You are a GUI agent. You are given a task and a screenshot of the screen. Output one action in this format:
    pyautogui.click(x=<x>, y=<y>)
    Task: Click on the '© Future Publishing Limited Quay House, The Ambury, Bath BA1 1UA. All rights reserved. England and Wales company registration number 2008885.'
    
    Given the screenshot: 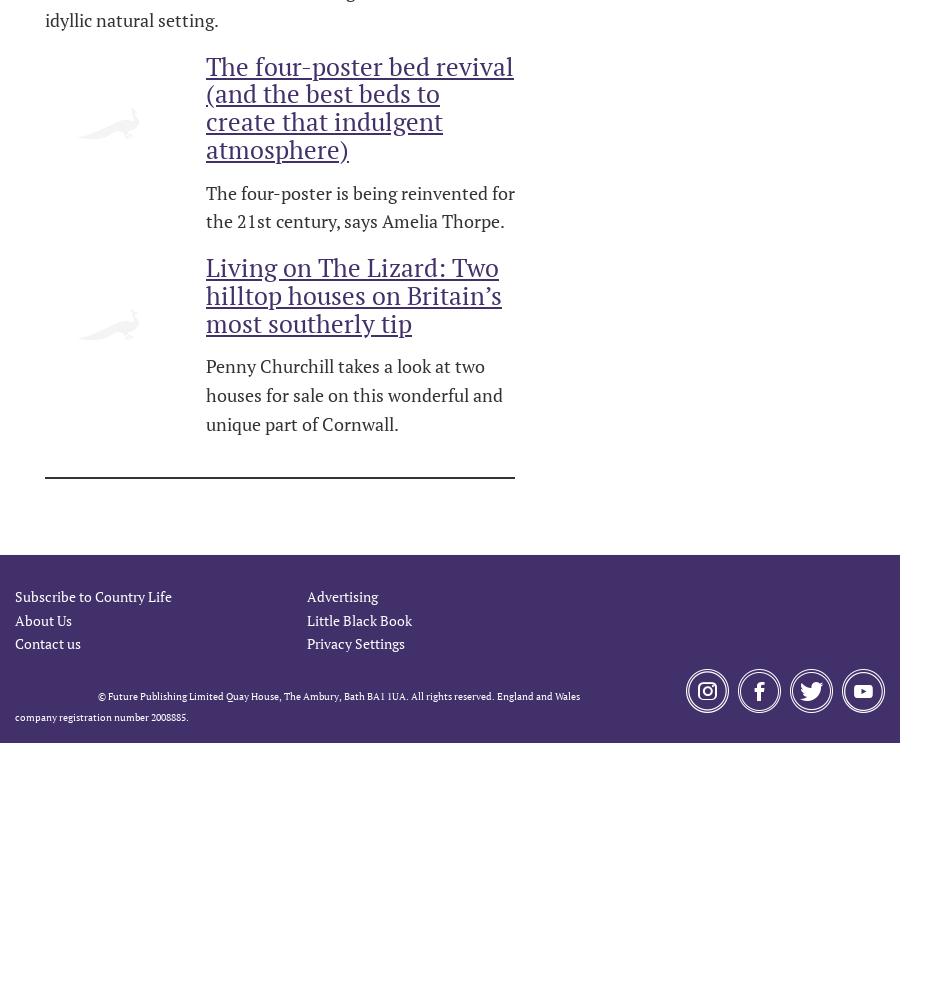 What is the action you would take?
    pyautogui.click(x=13, y=706)
    